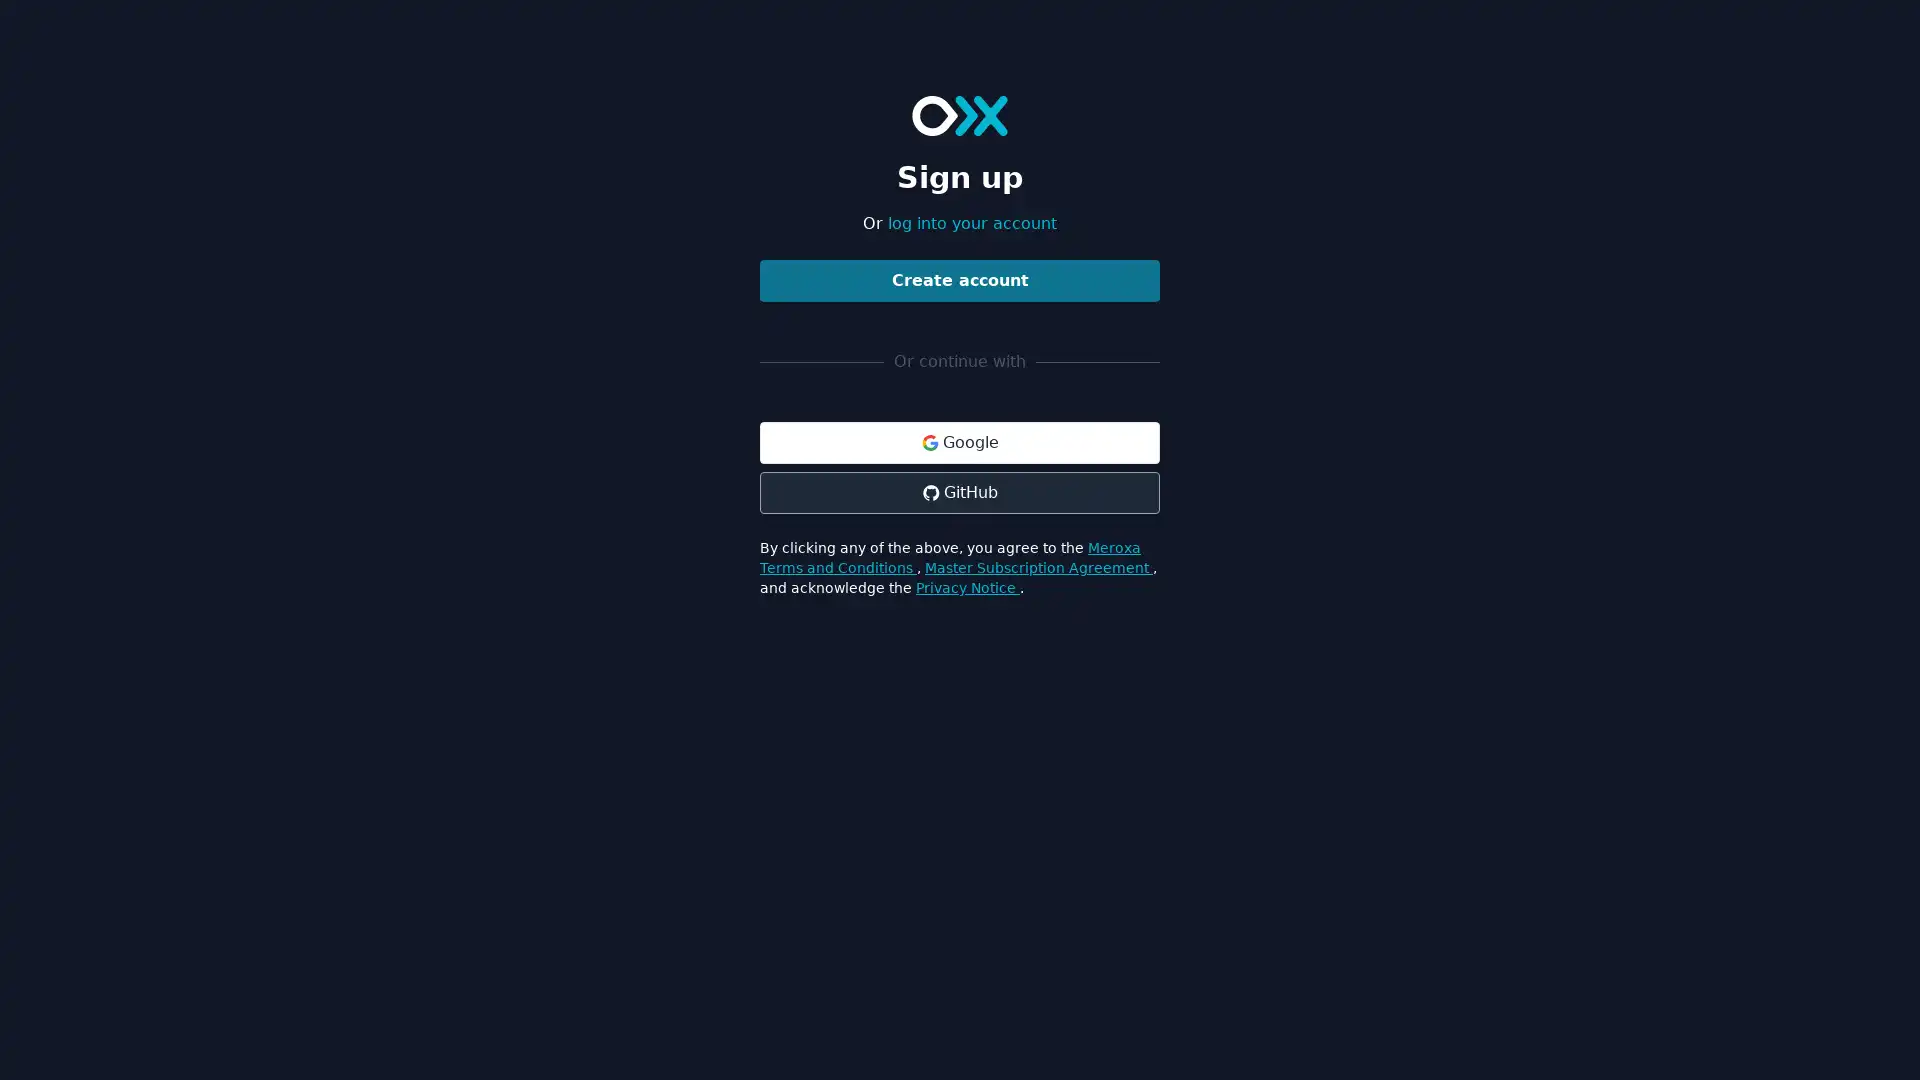 This screenshot has width=1920, height=1080. Describe the element at coordinates (960, 281) in the screenshot. I see `Create account` at that location.